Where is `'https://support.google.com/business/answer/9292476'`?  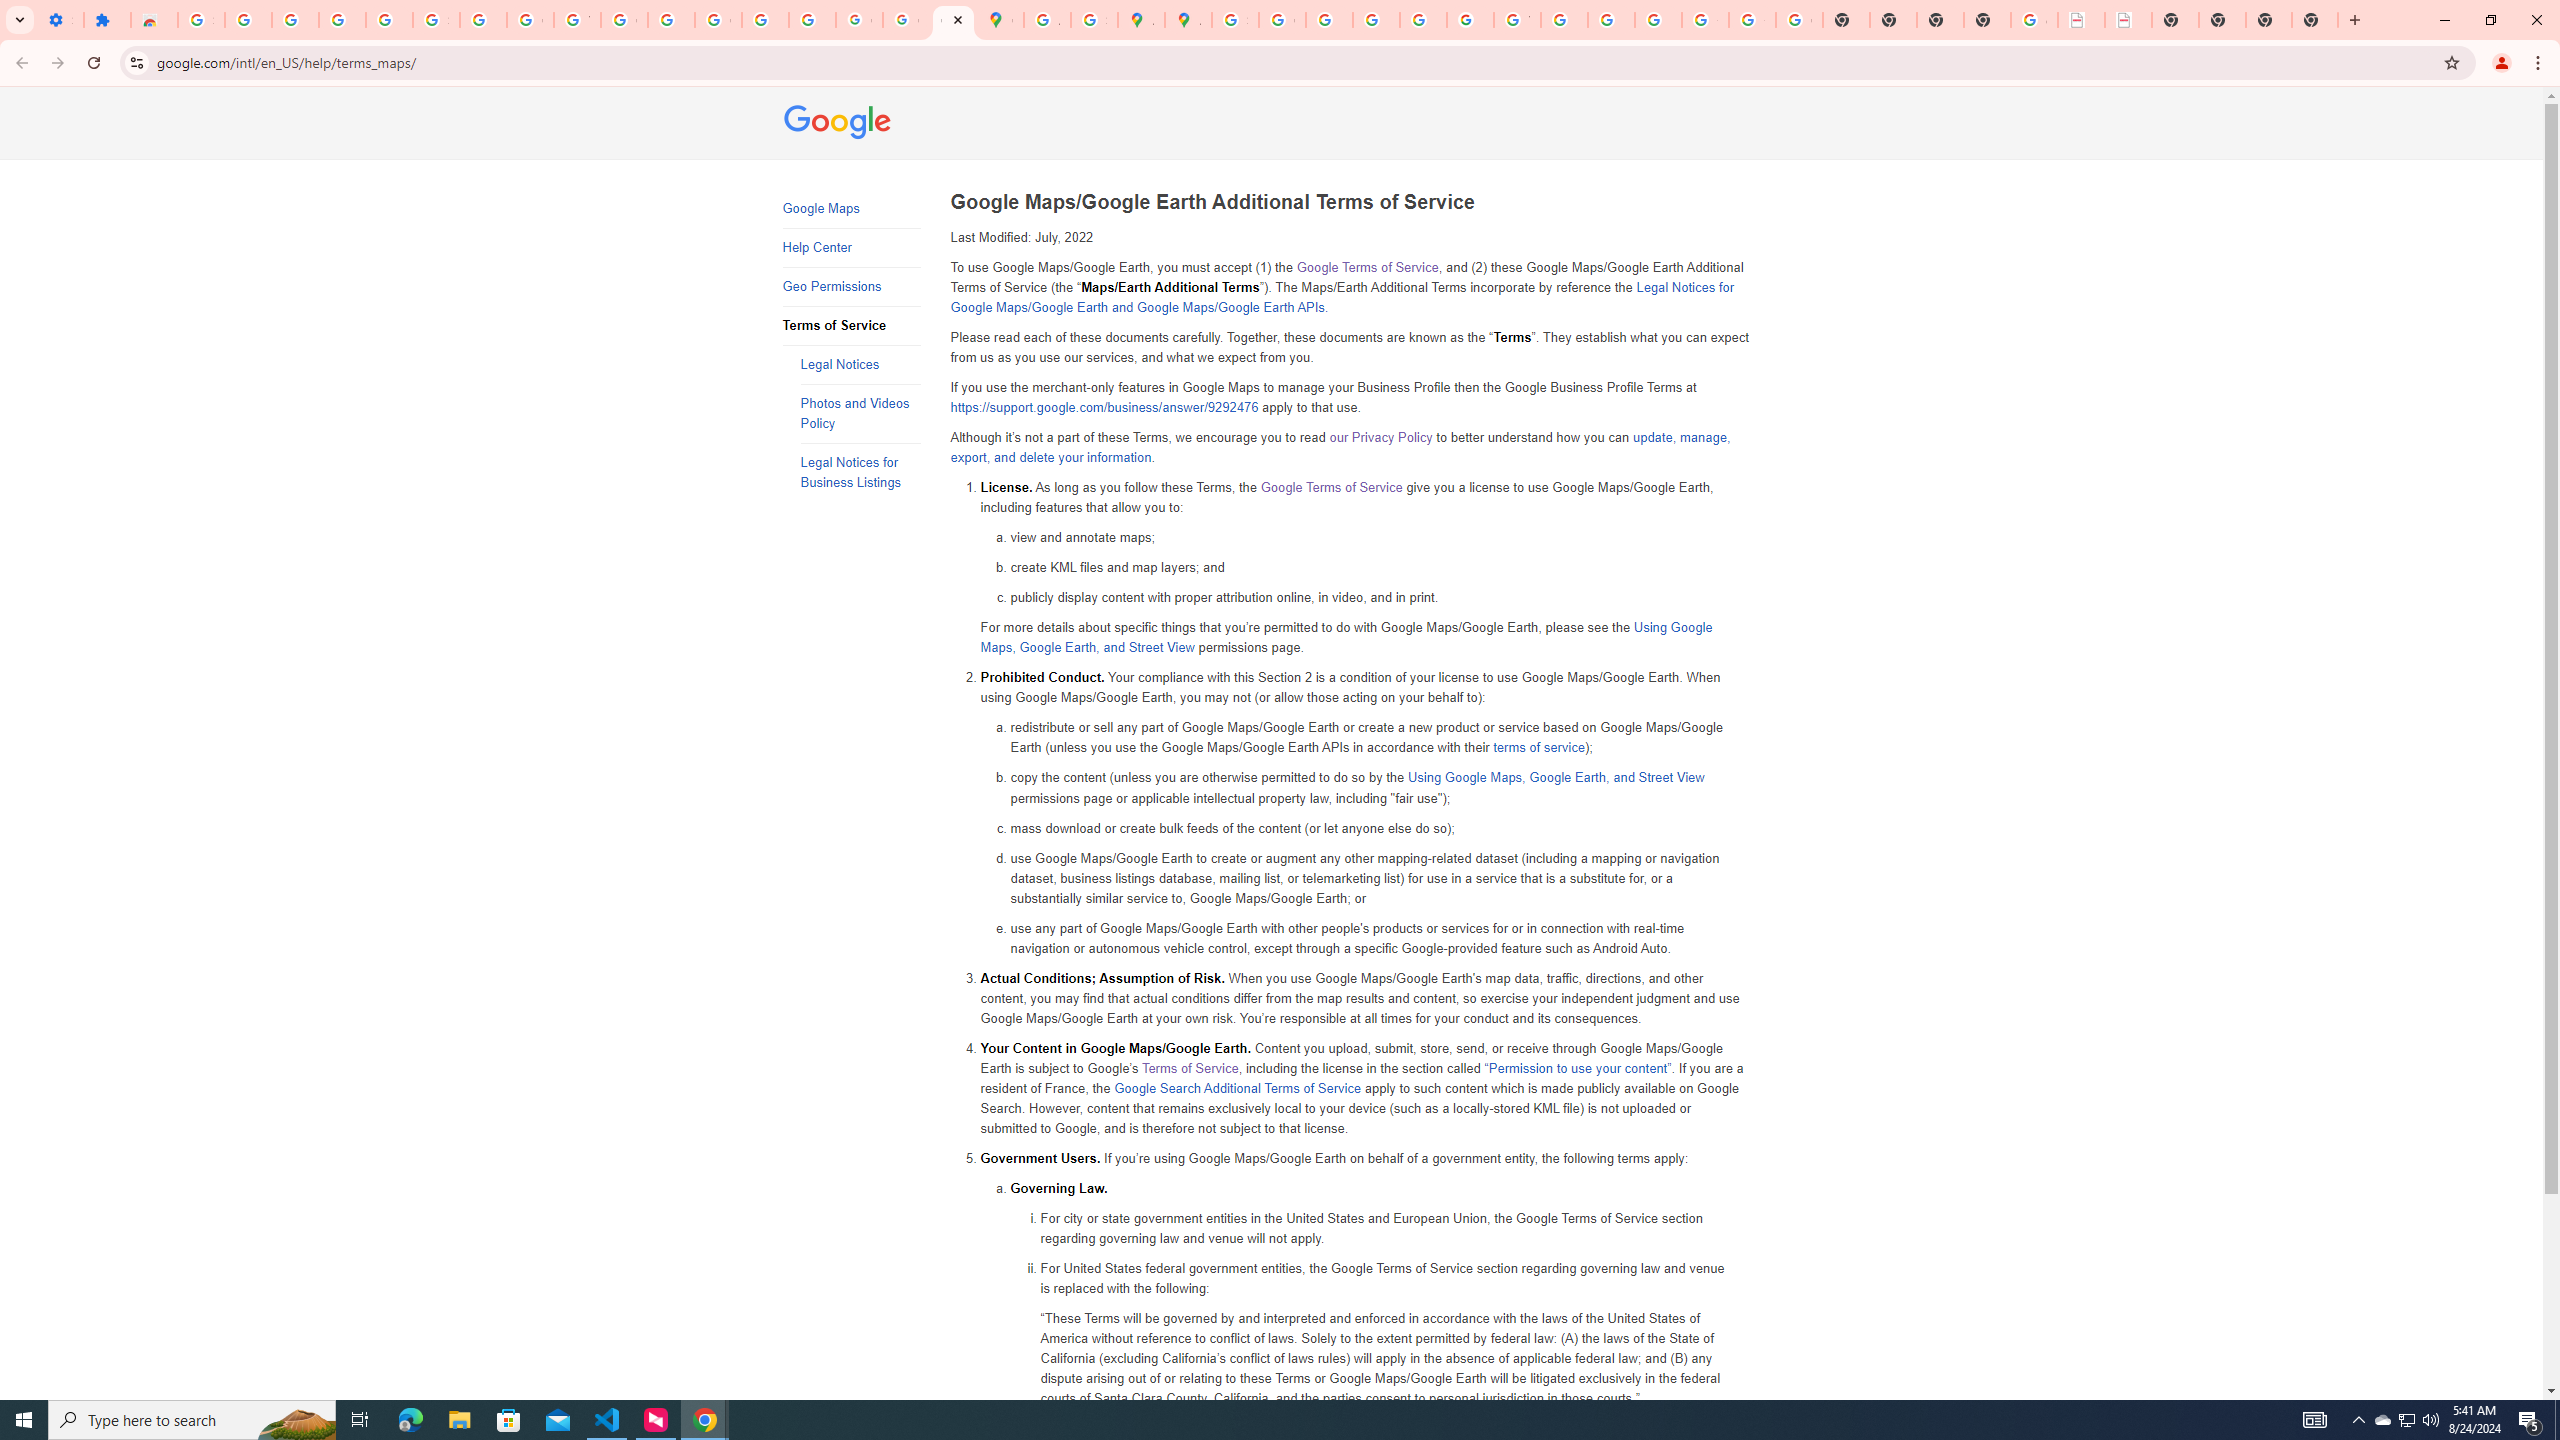 'https://support.google.com/business/answer/9292476' is located at coordinates (1104, 407).